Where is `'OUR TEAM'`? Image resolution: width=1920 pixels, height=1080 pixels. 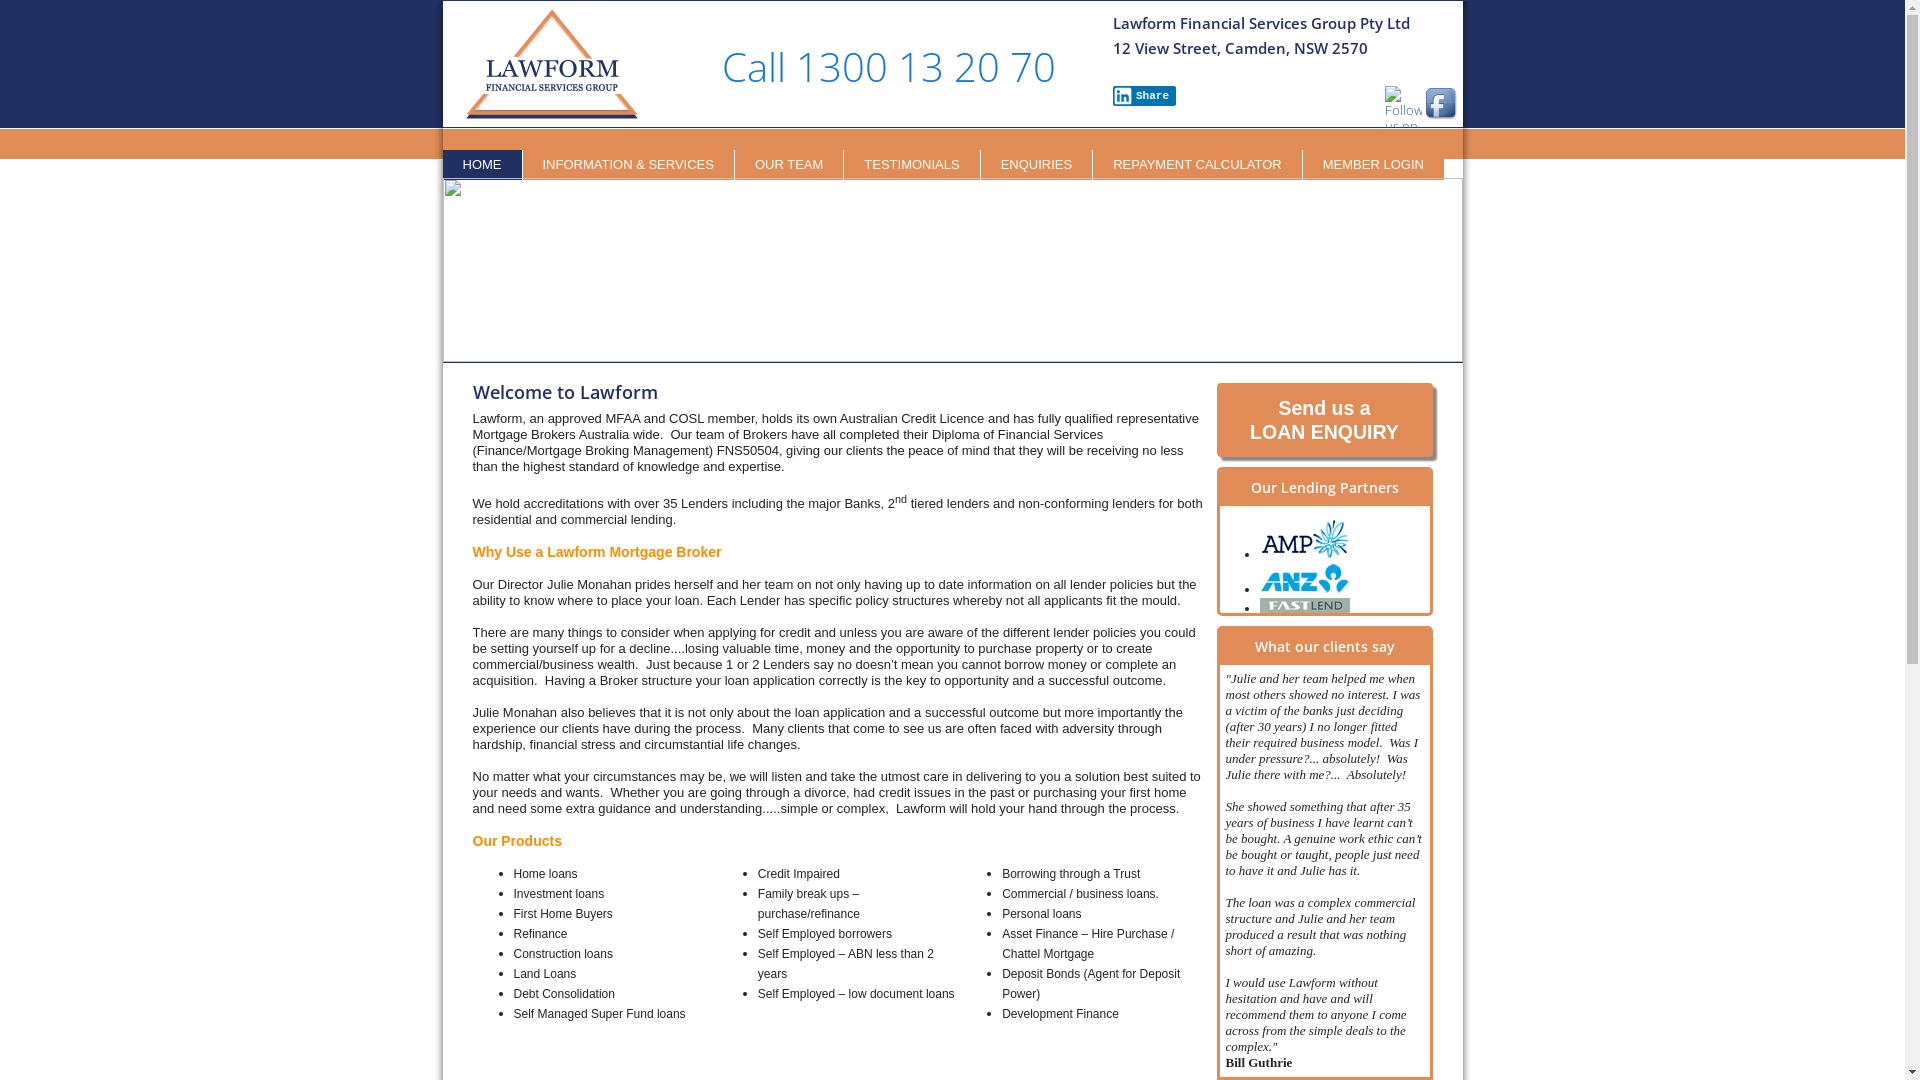
'OUR TEAM' is located at coordinates (787, 164).